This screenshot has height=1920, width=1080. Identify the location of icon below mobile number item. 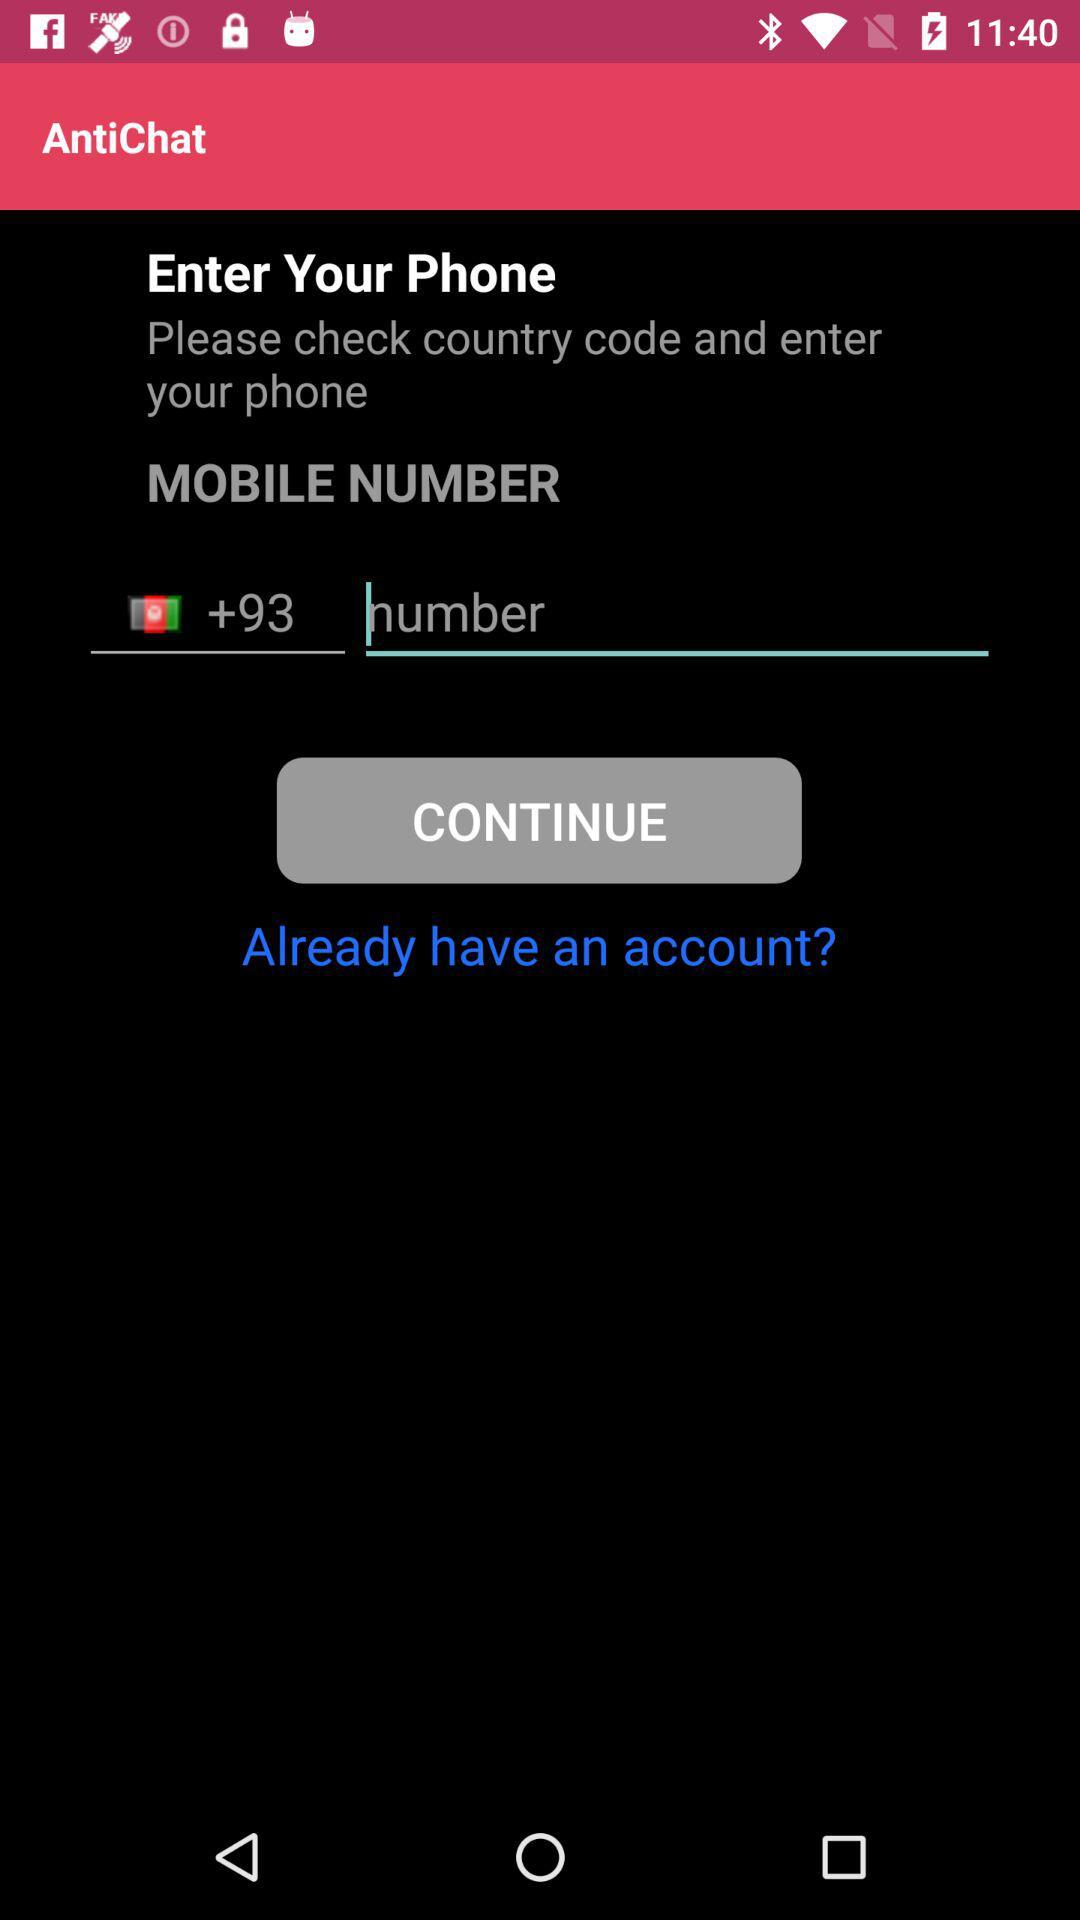
(217, 613).